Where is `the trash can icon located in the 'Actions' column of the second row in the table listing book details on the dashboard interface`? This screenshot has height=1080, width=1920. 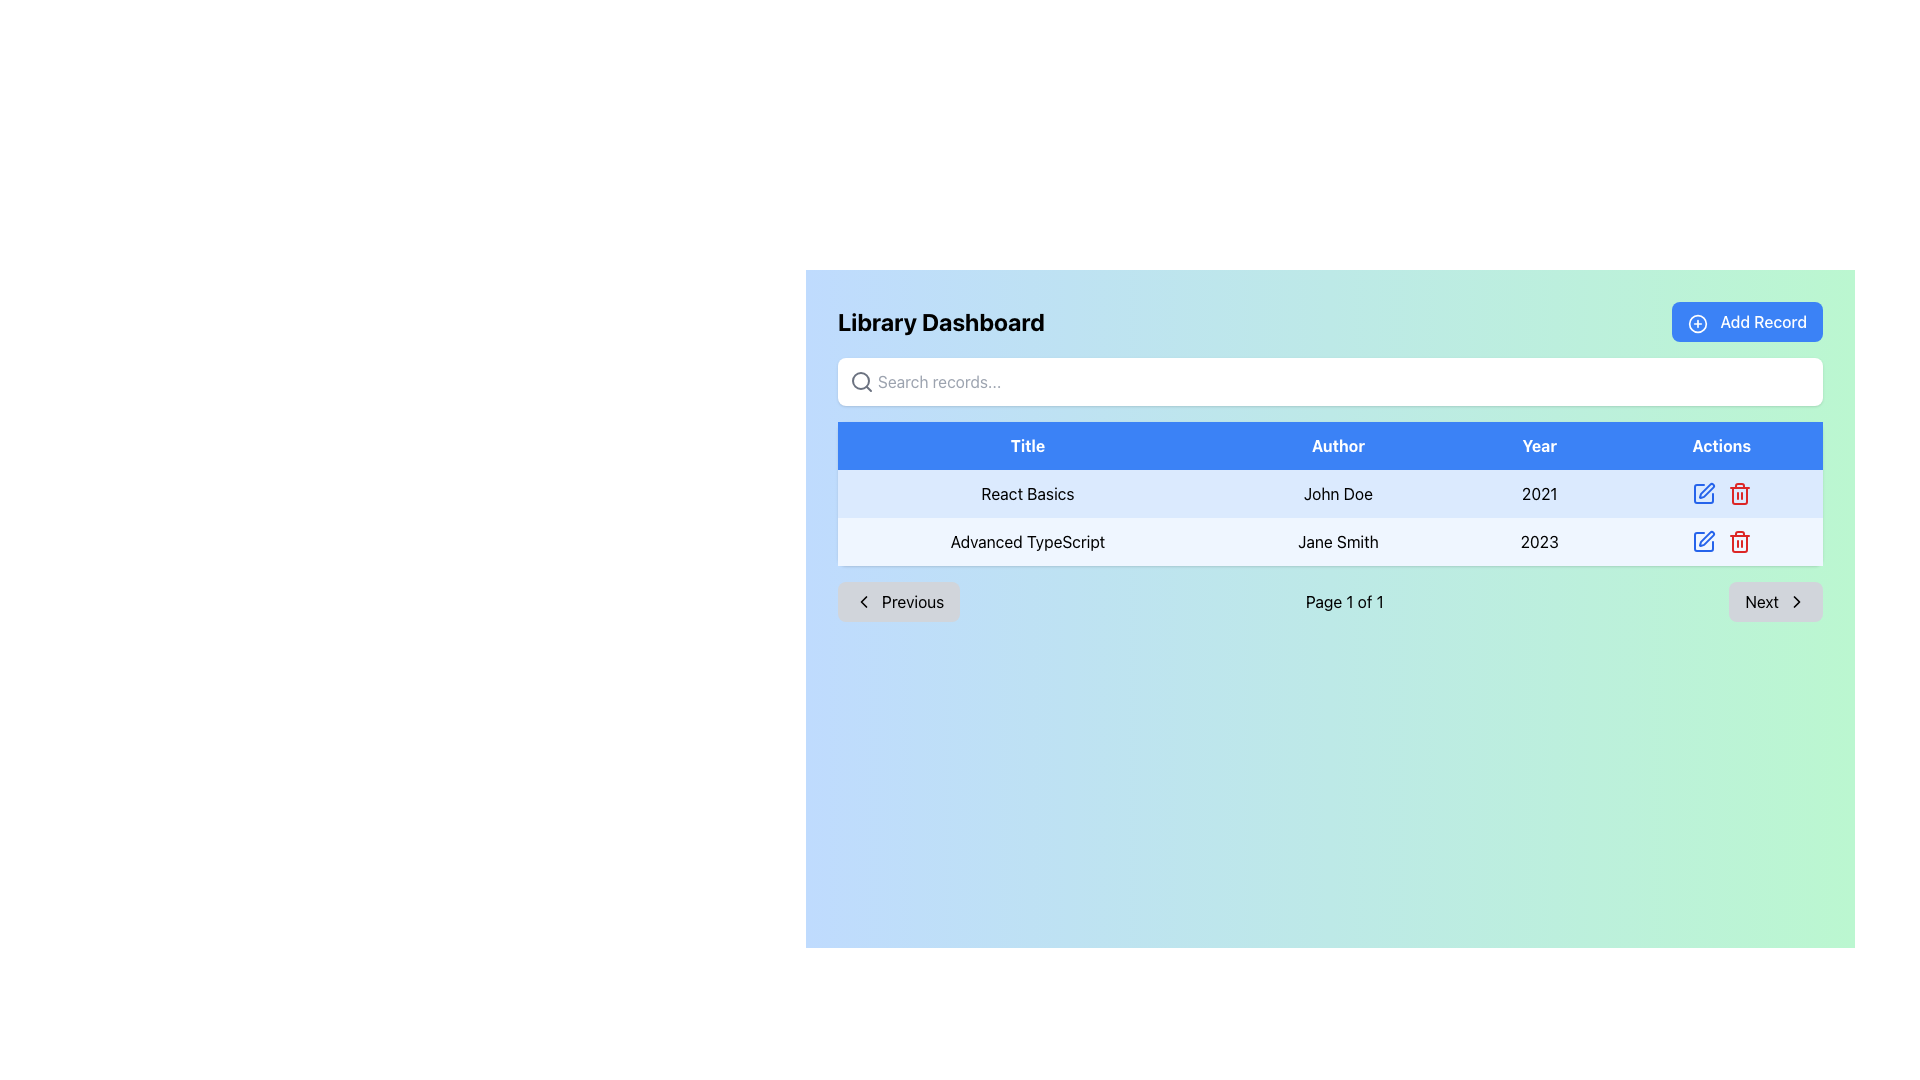
the trash can icon located in the 'Actions' column of the second row in the table listing book details on the dashboard interface is located at coordinates (1738, 543).